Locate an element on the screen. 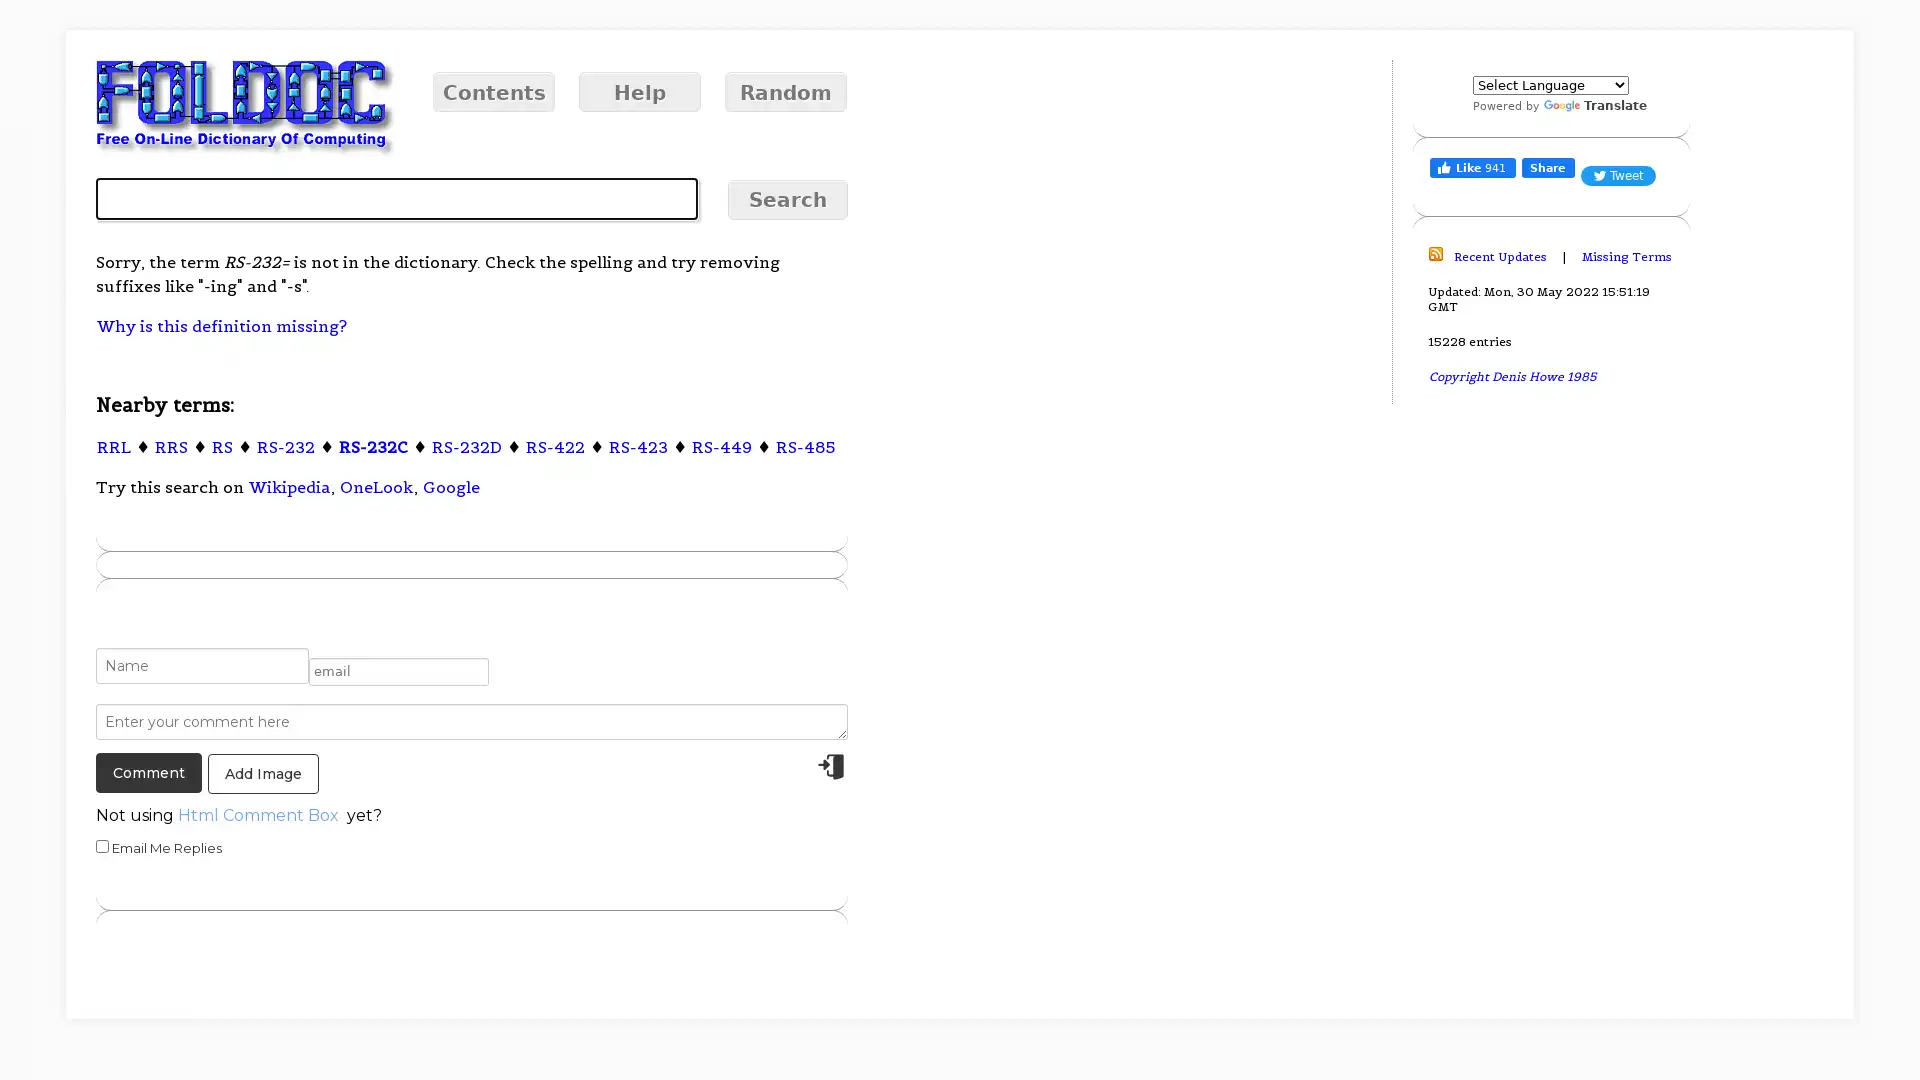 Image resolution: width=1920 pixels, height=1080 pixels. Search is located at coordinates (786, 200).